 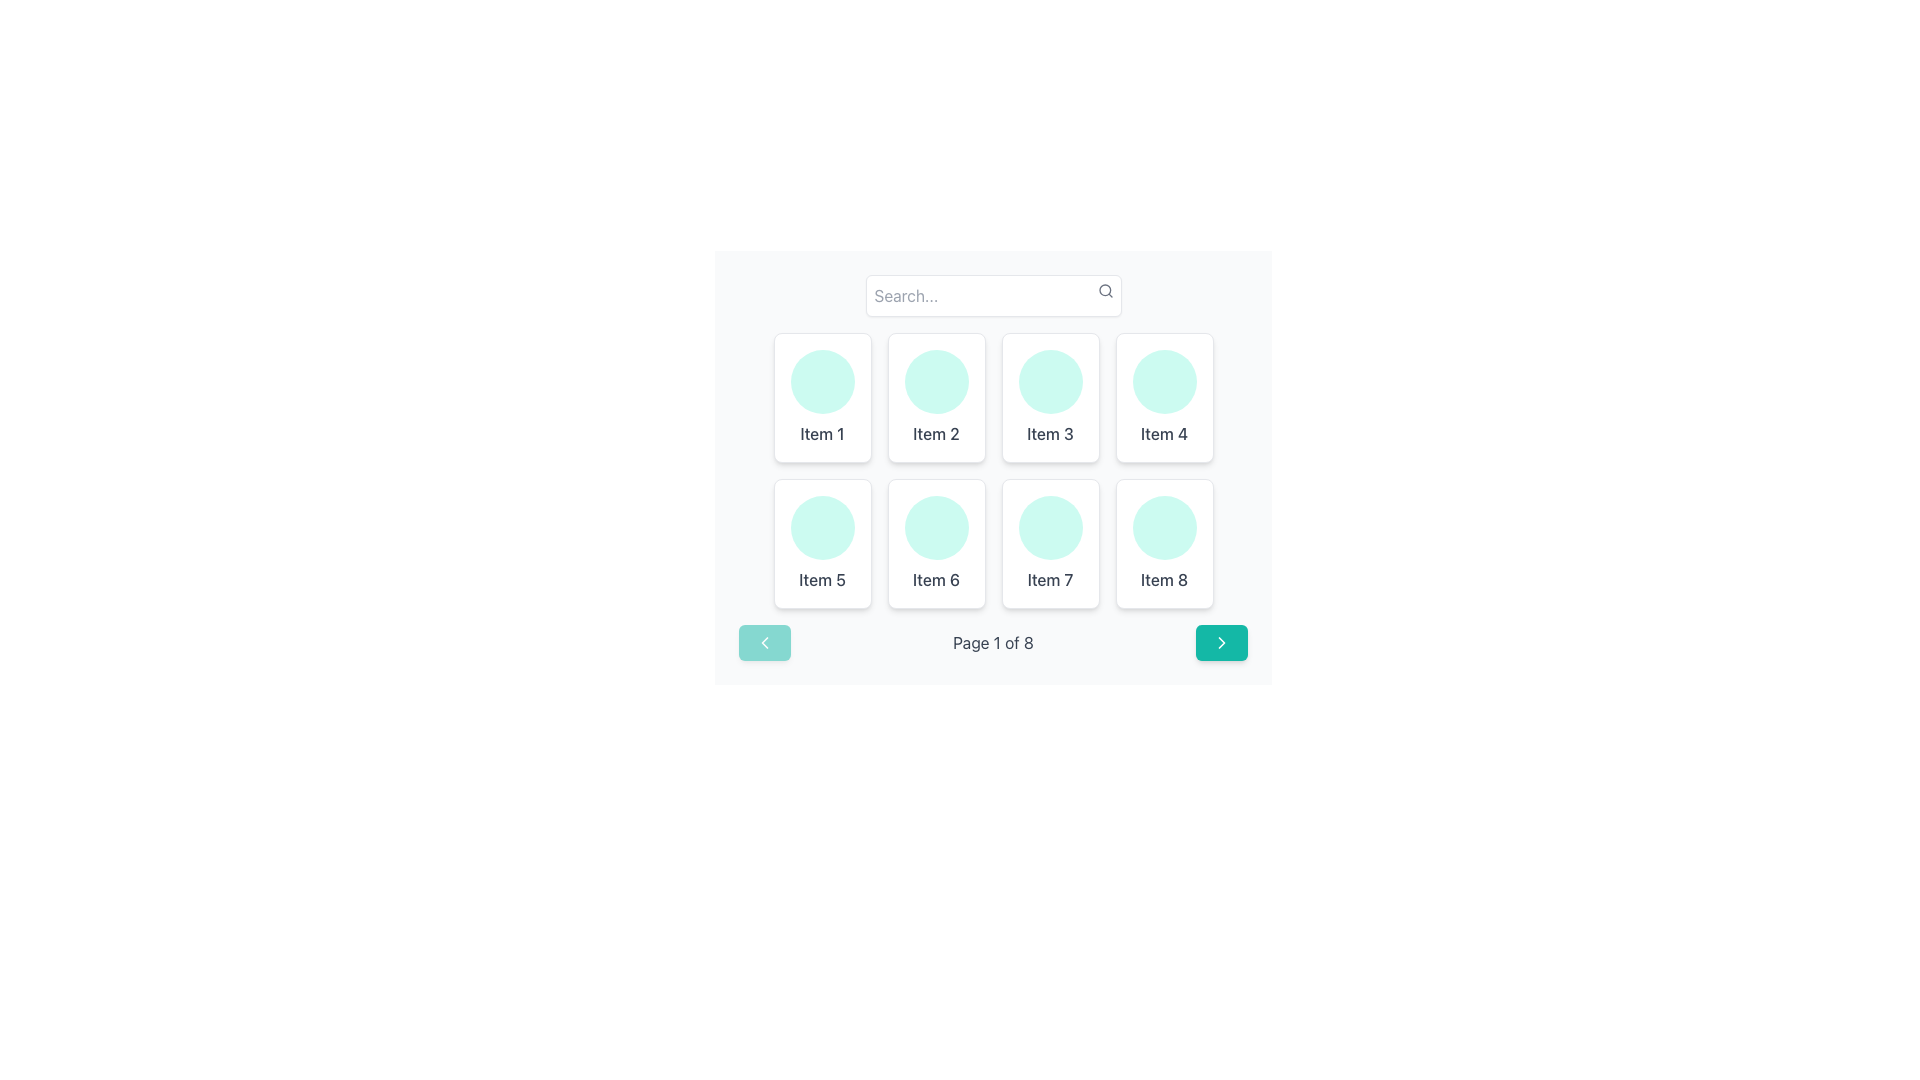 I want to click on an item within the Grid Layout, so click(x=993, y=470).